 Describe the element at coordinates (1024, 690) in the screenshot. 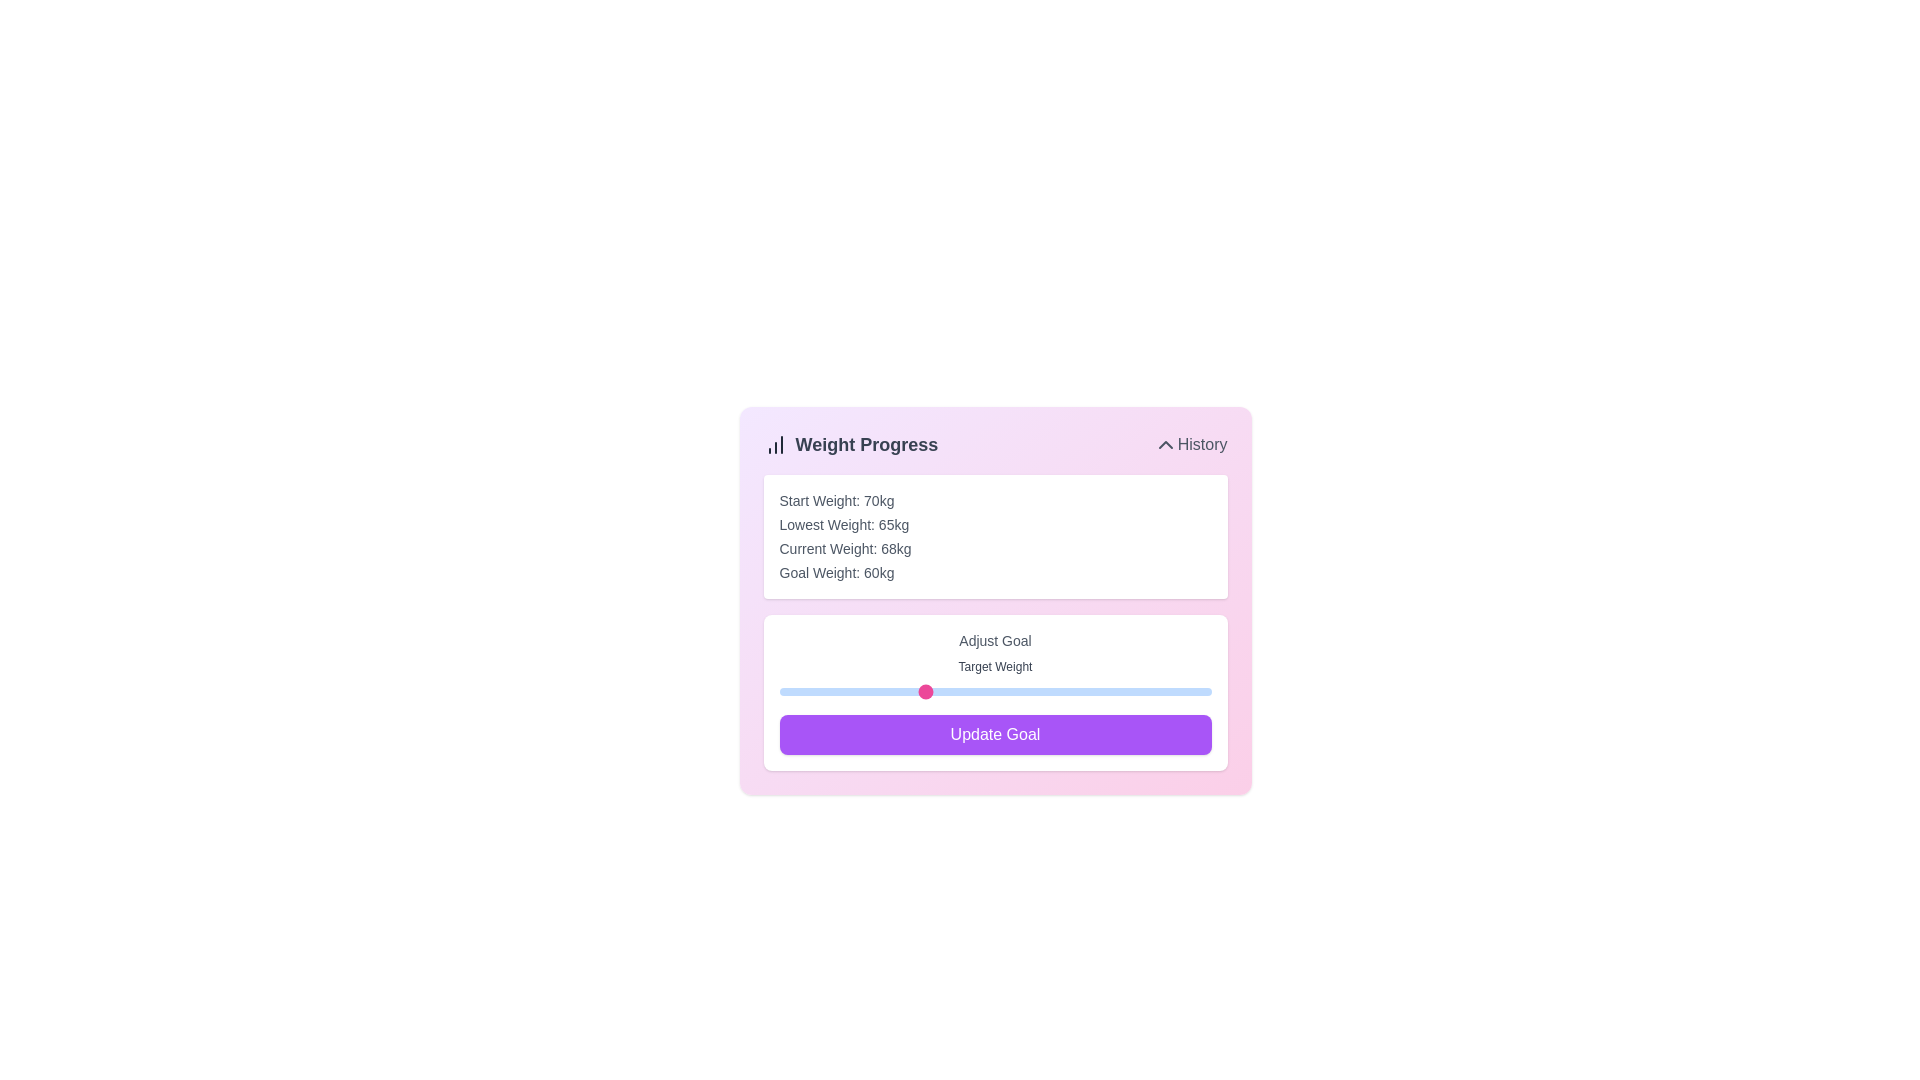

I see `the goal weight slider to 67 kg` at that location.